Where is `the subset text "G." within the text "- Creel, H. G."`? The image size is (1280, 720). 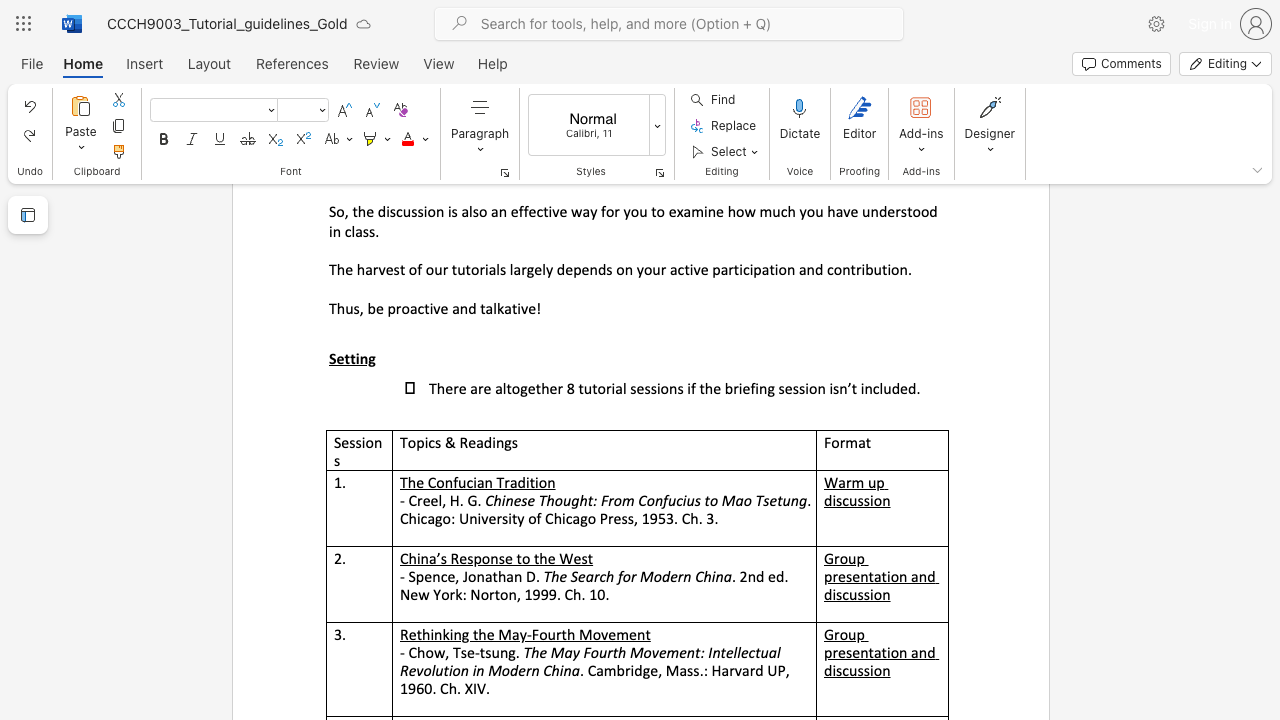
the subset text "G." within the text "- Creel, H. G." is located at coordinates (466, 499).